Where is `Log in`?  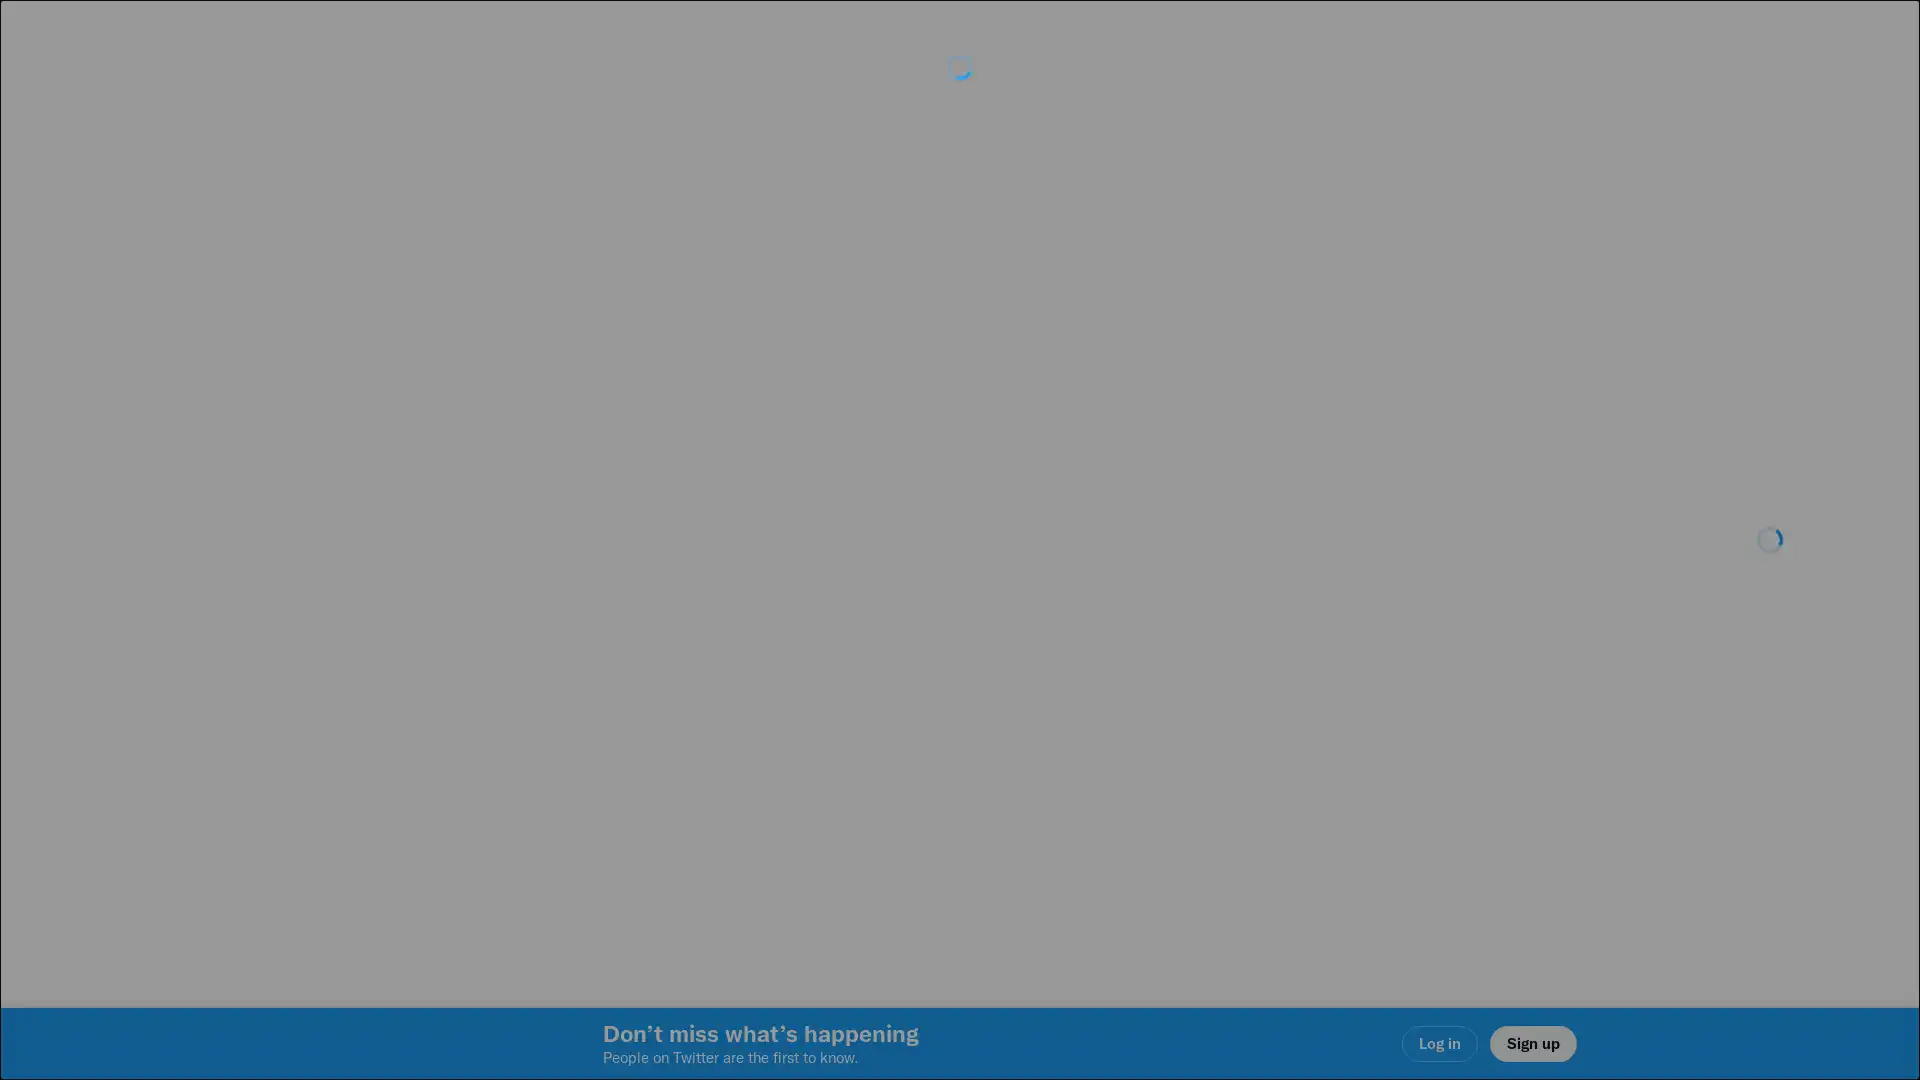 Log in is located at coordinates (1200, 681).